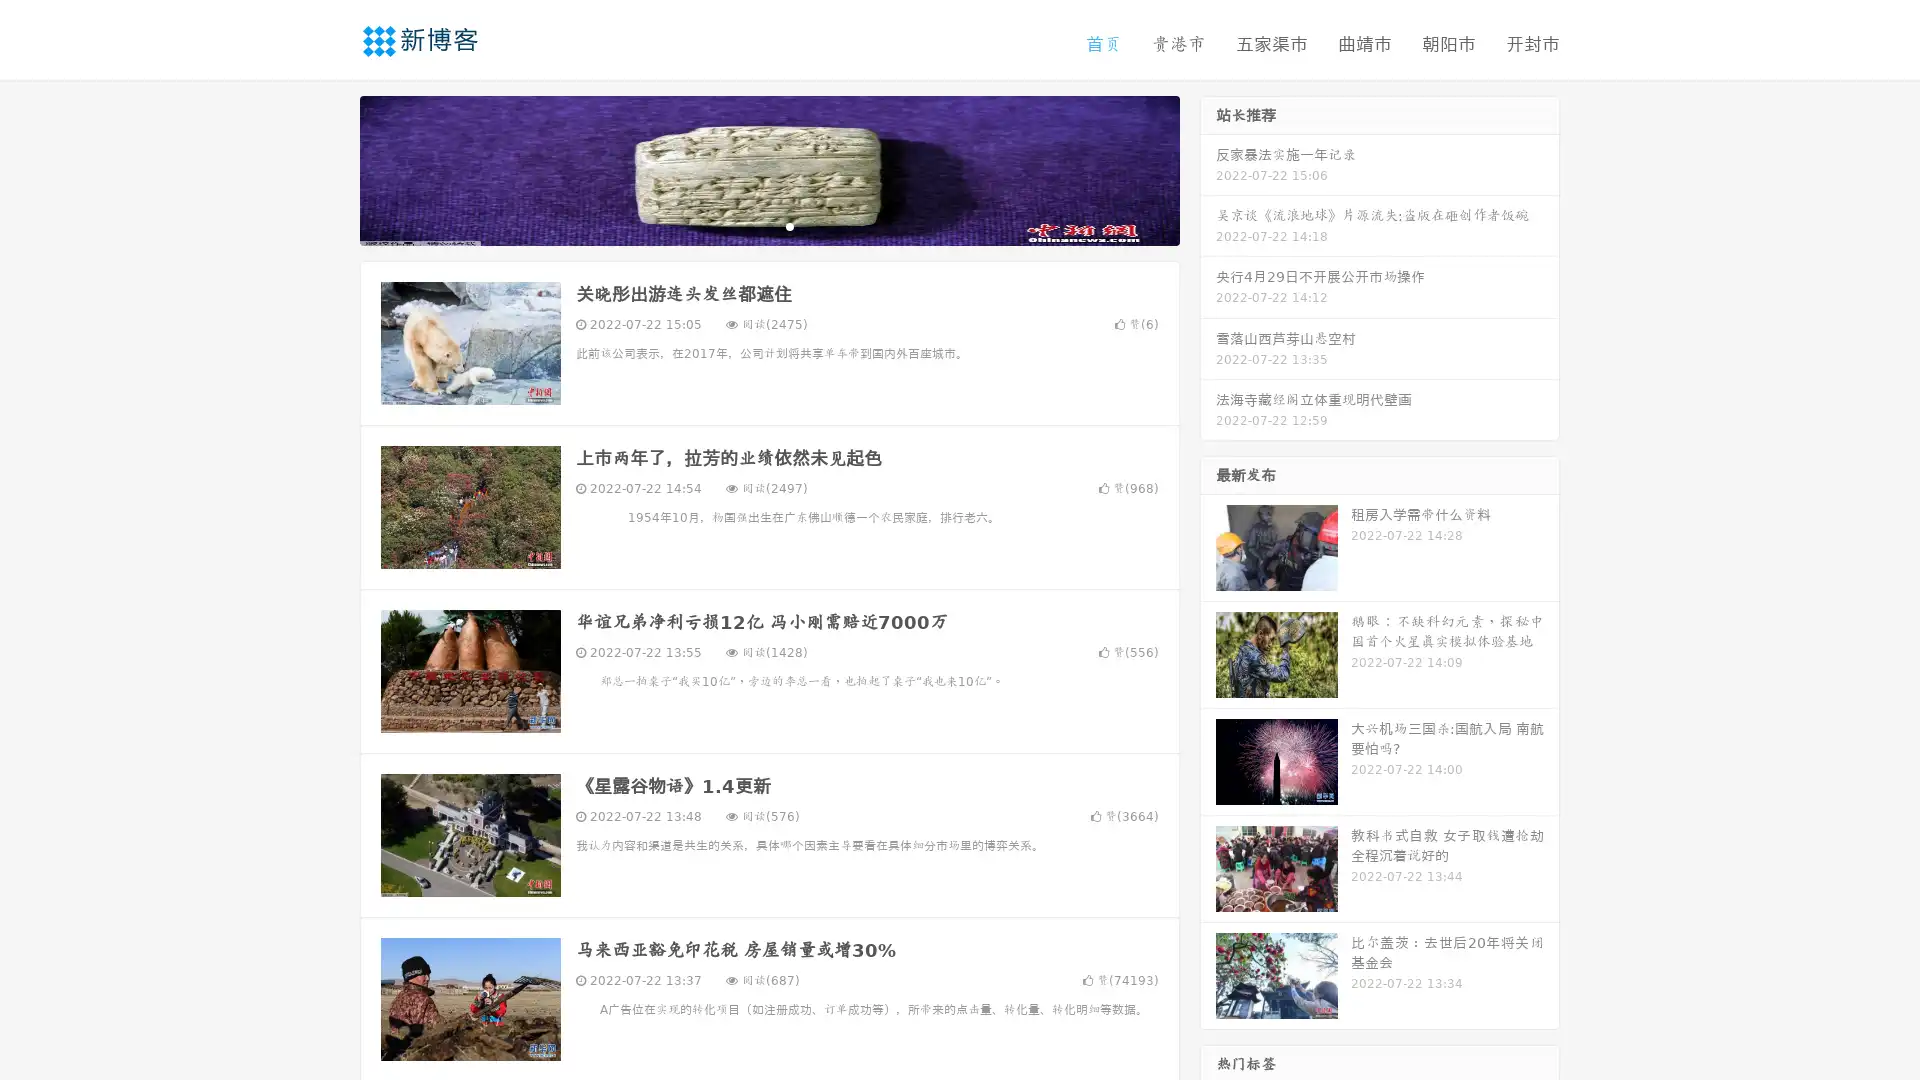  What do you see at coordinates (1208, 168) in the screenshot?
I see `Next slide` at bounding box center [1208, 168].